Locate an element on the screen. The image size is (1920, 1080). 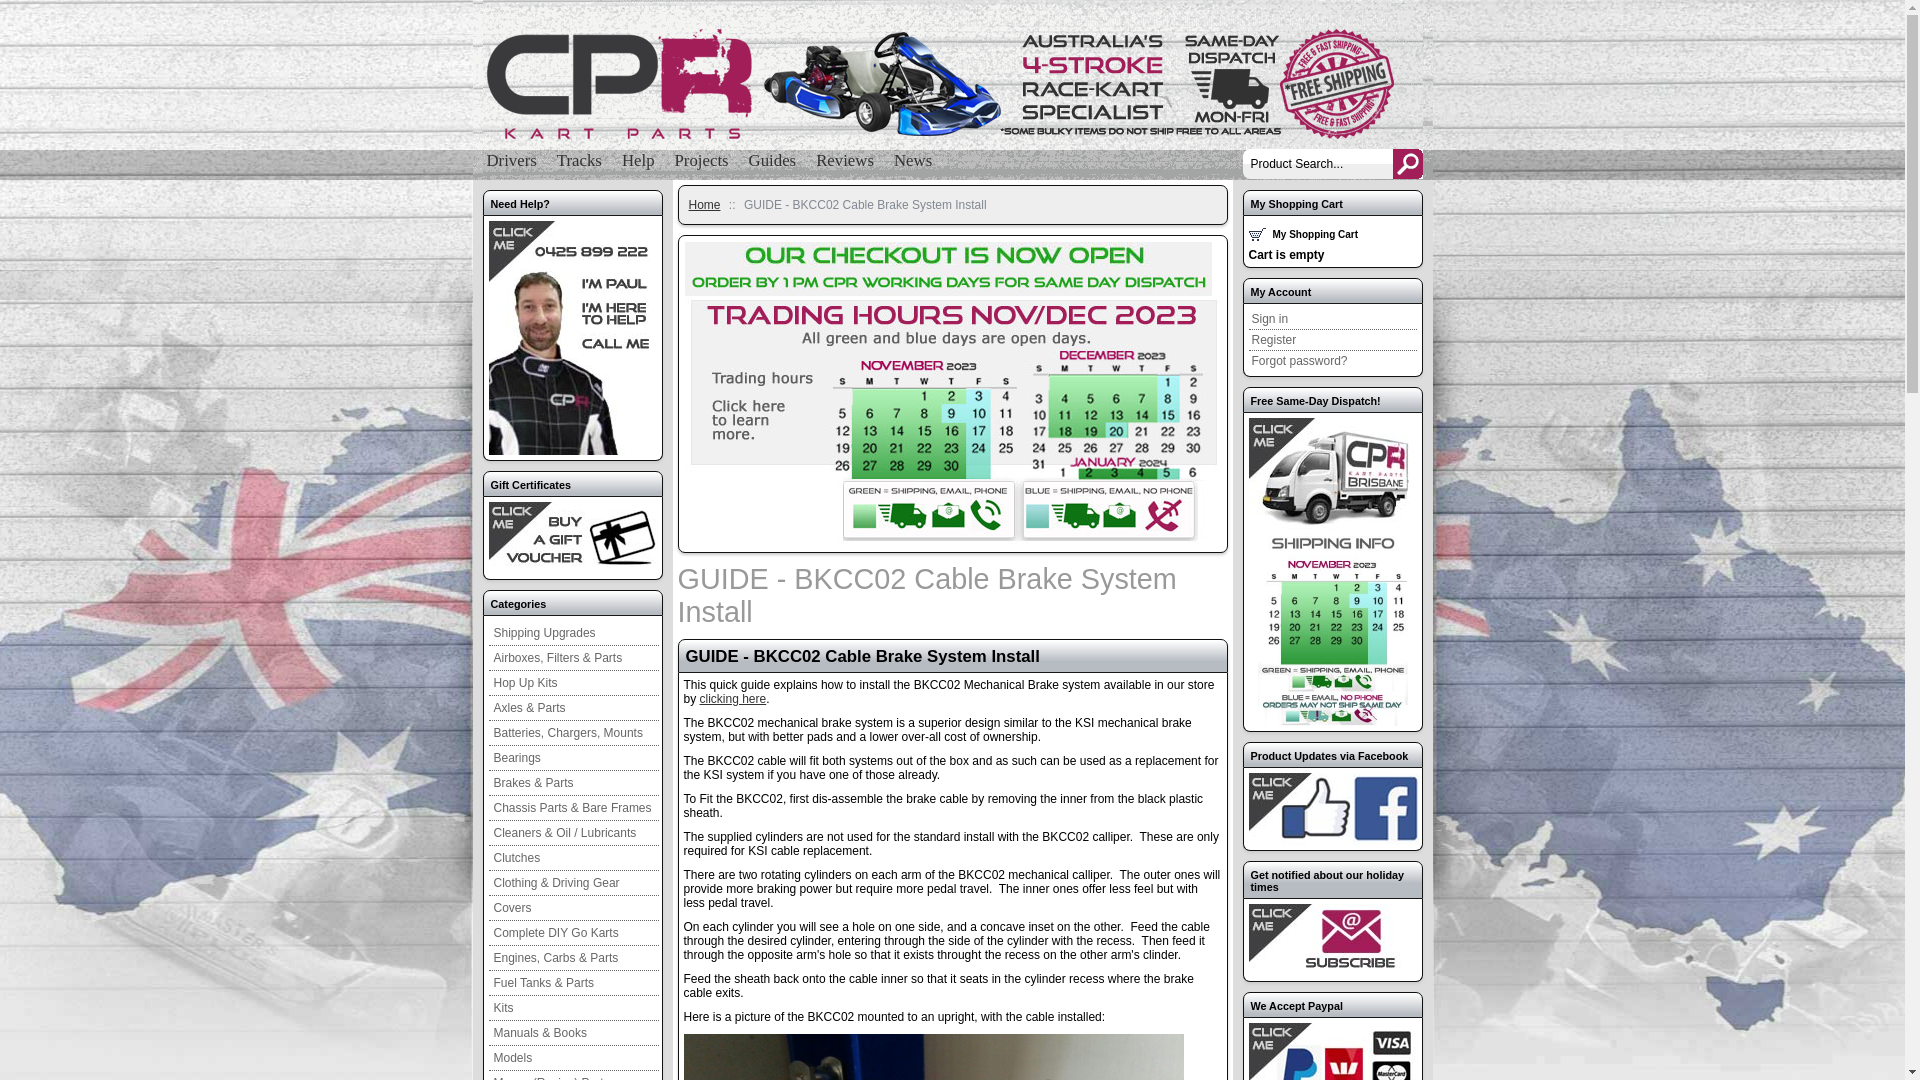
'Batteries, Chargers, Mounts' is located at coordinates (571, 733).